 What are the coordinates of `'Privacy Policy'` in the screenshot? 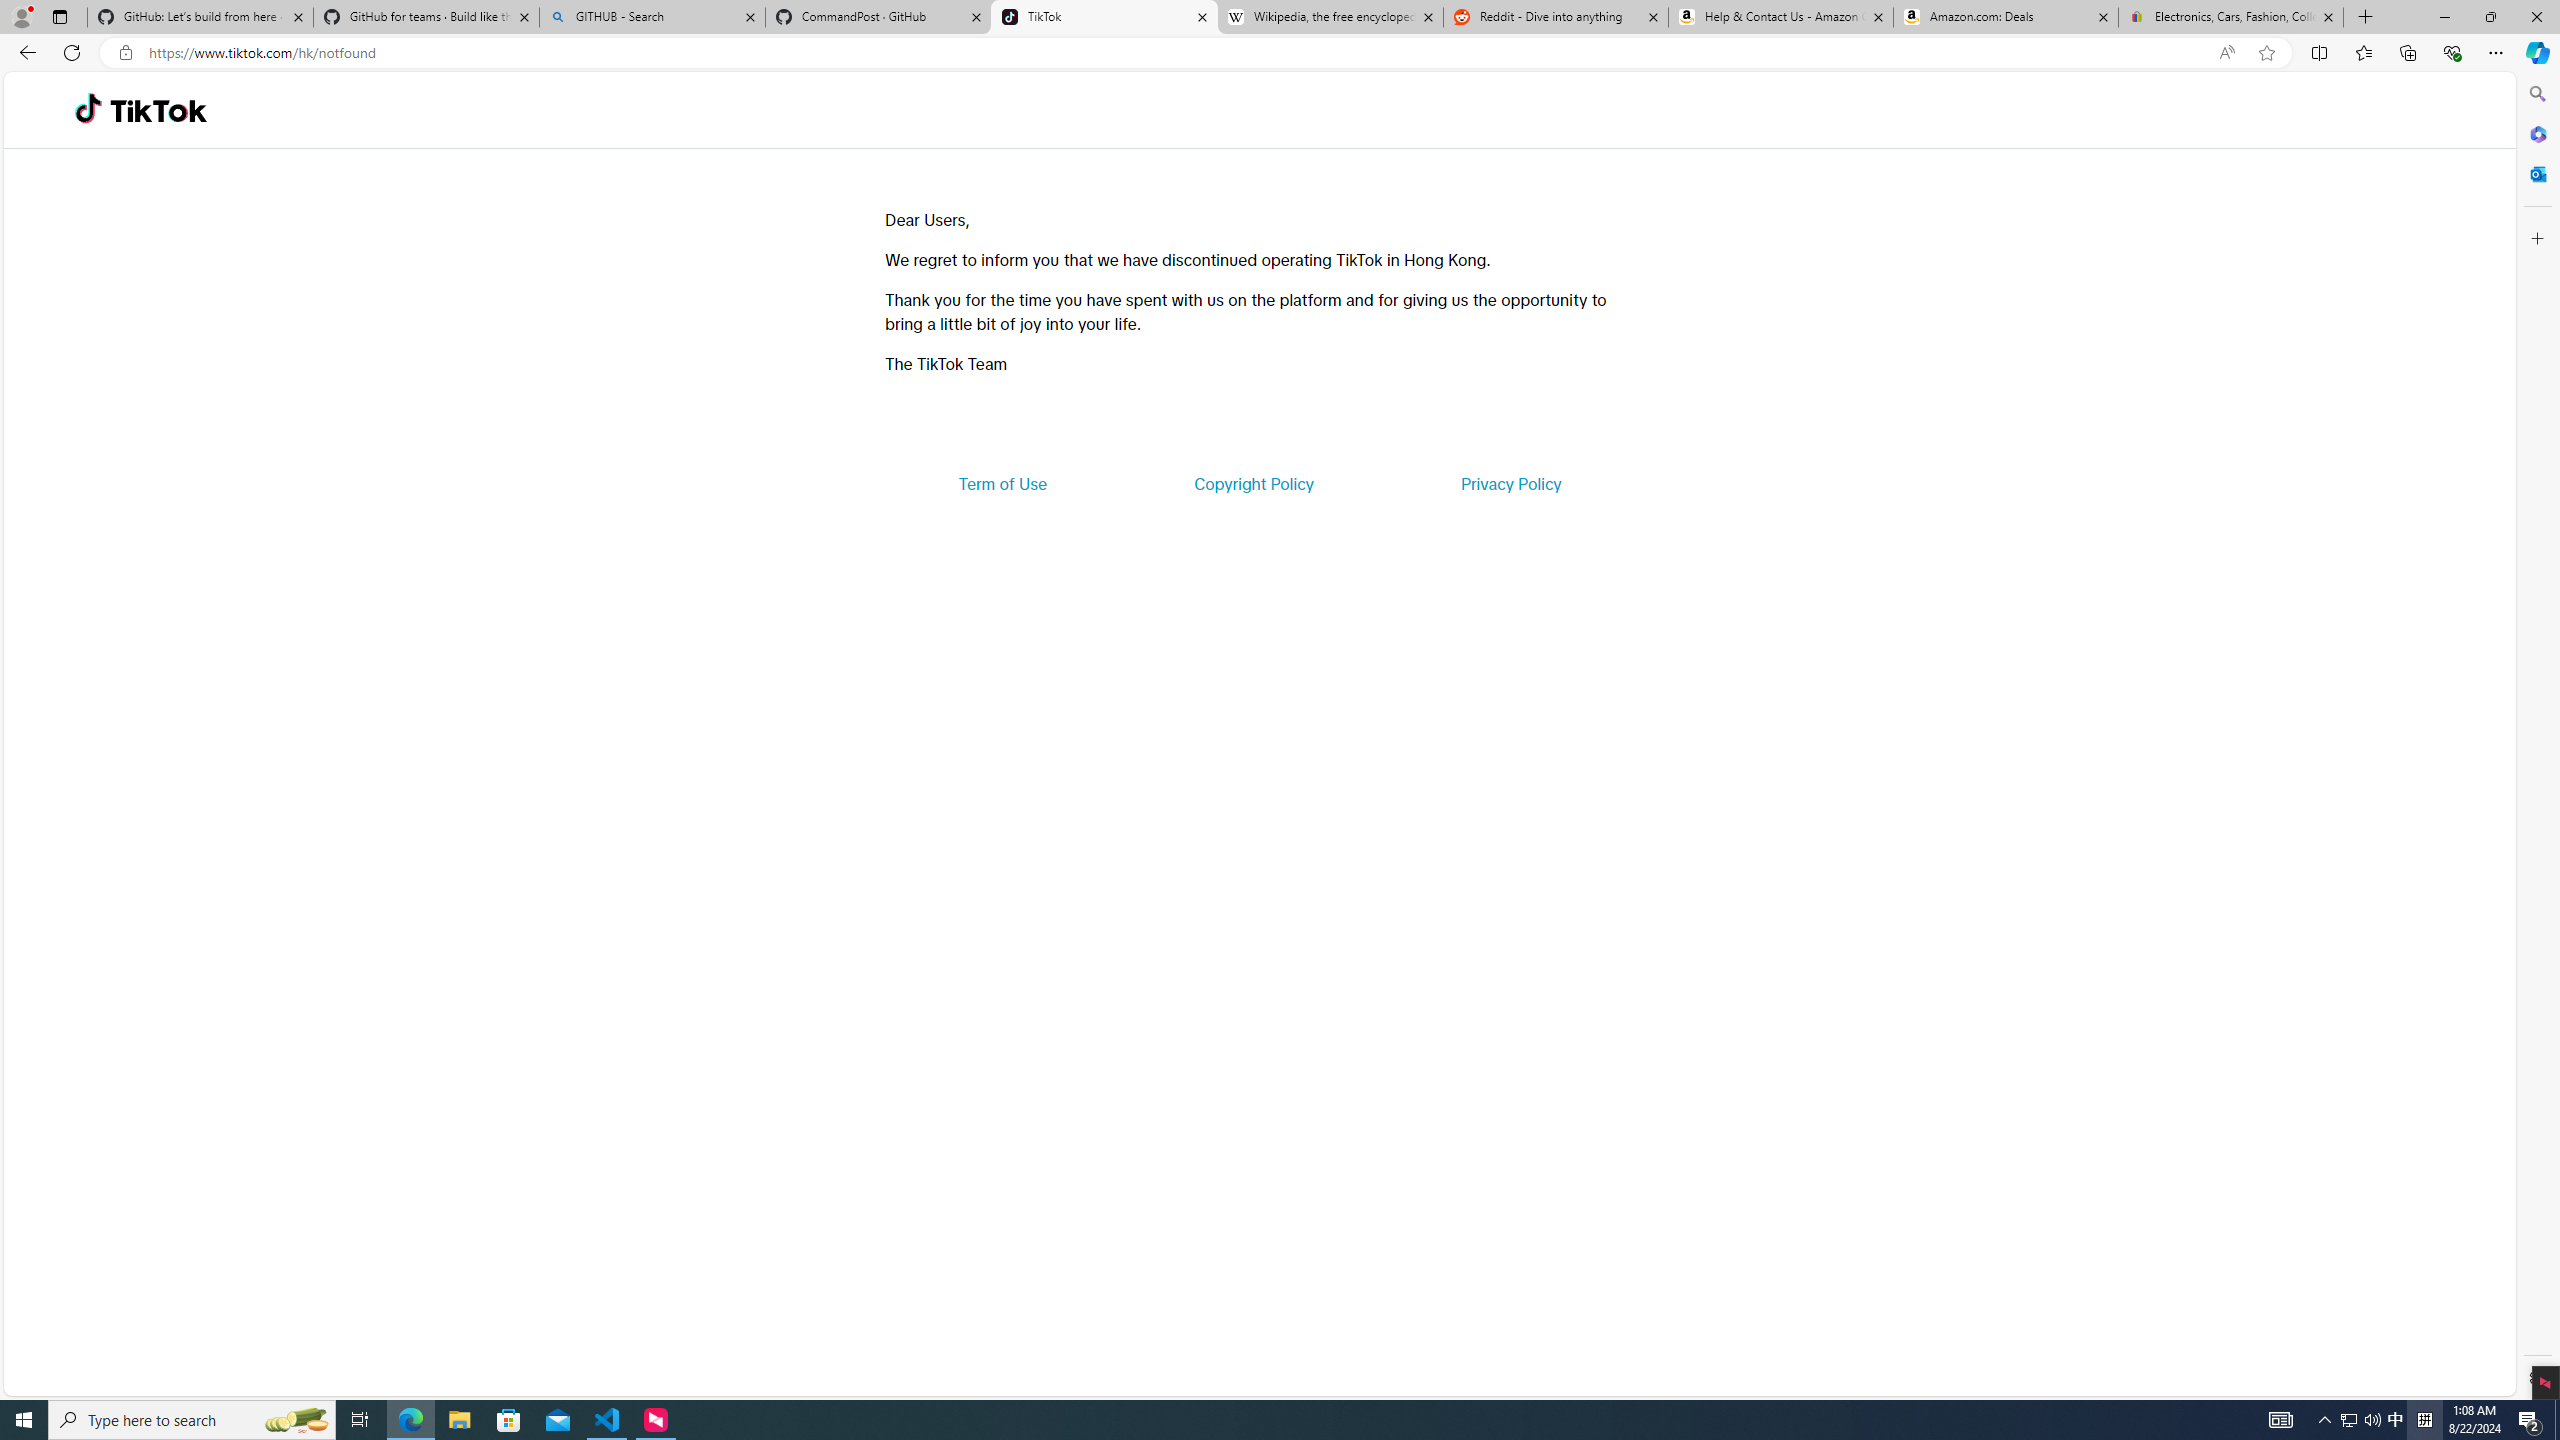 It's located at (1509, 482).